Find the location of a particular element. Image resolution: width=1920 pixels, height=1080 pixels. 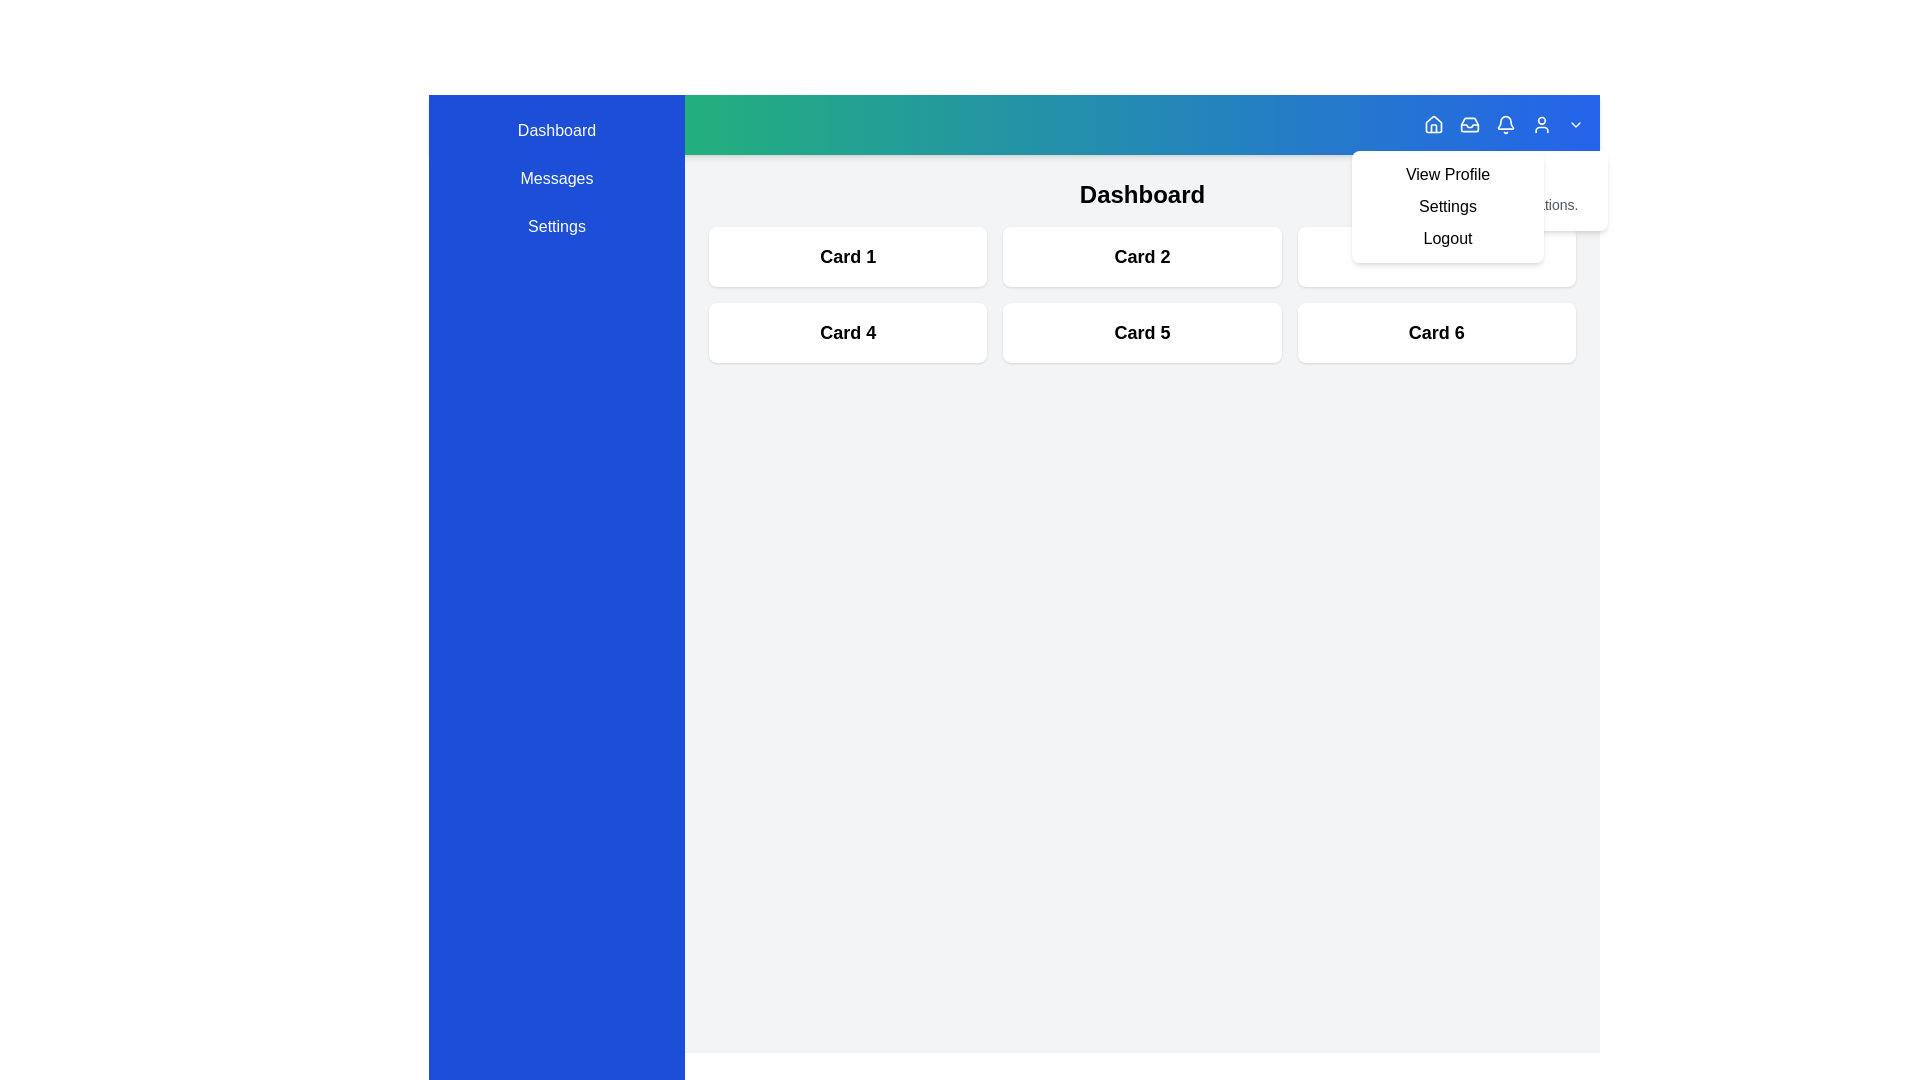

the inbox or mail icon, which is the third icon from the left in the top-right section of the toolbar, located between the home icon and the notification icon is located at coordinates (1469, 124).